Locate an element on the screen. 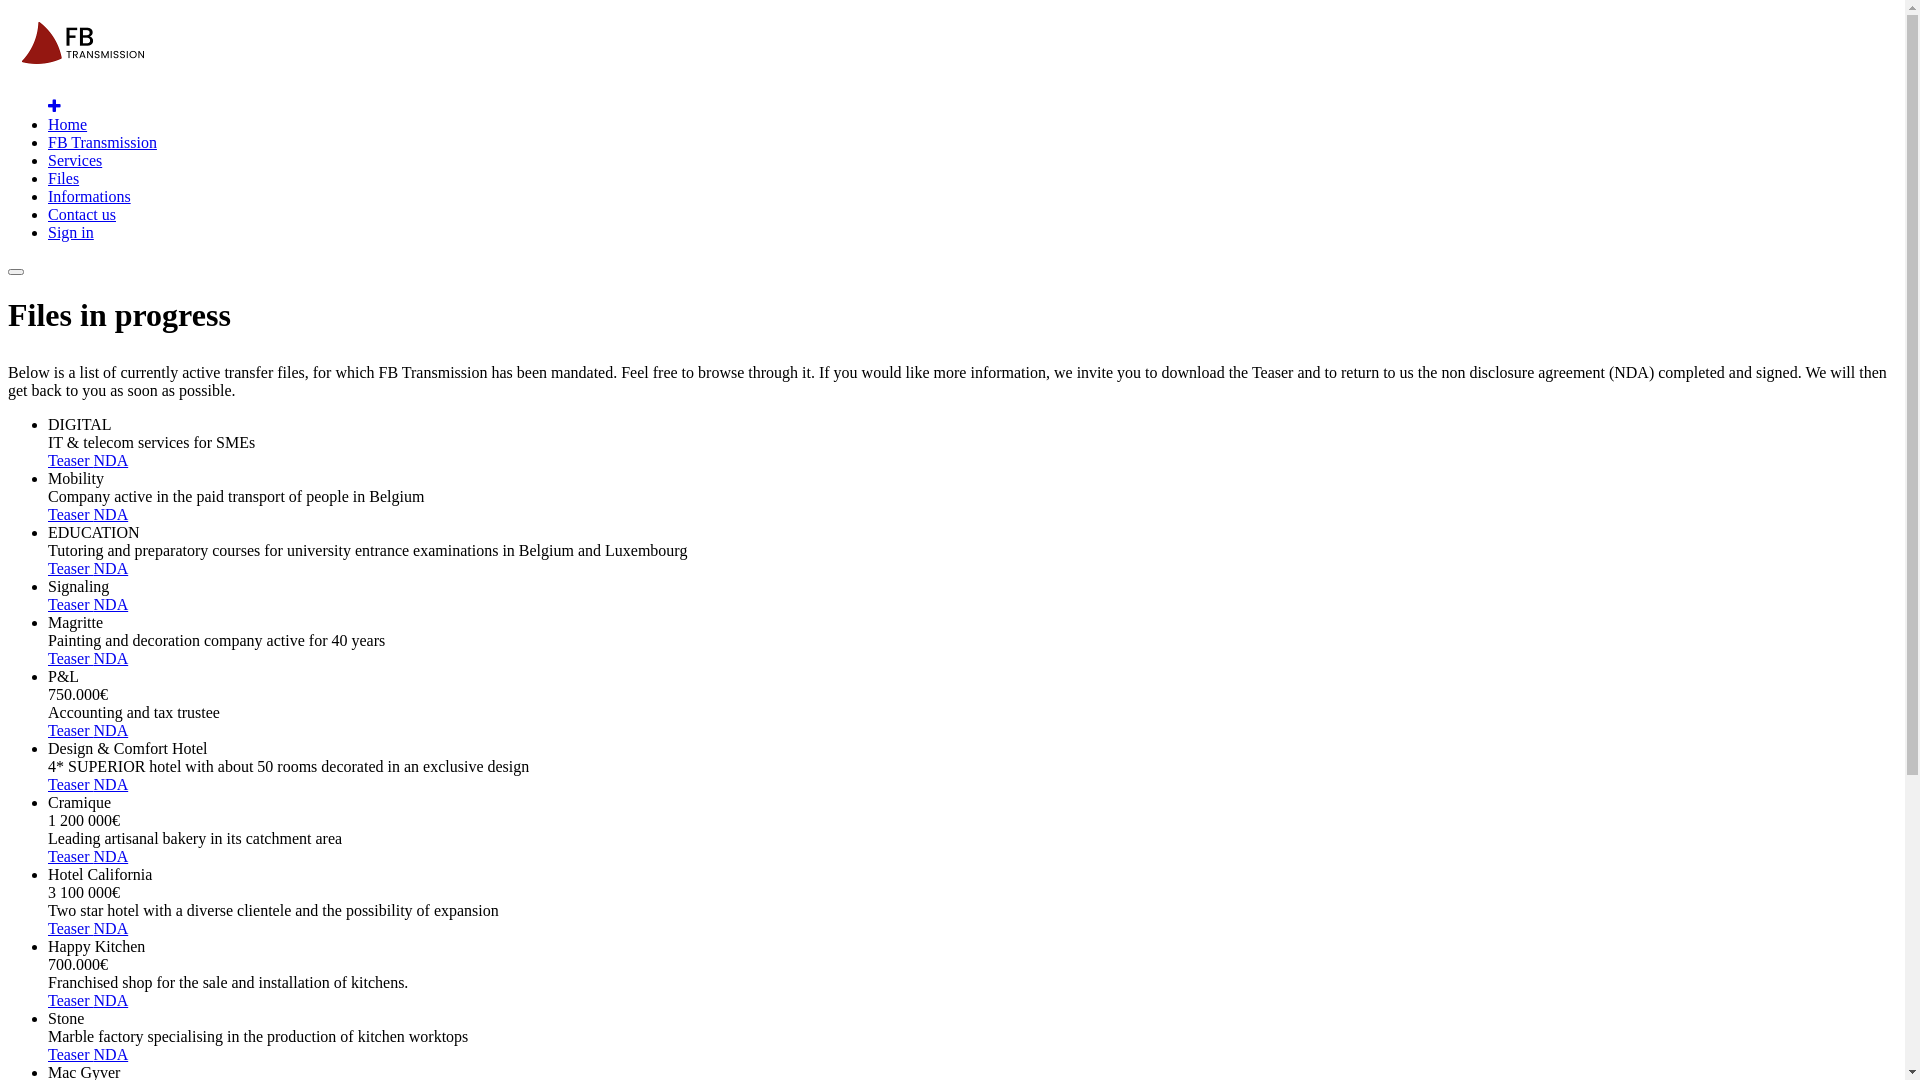  'Teaser' is located at coordinates (71, 460).